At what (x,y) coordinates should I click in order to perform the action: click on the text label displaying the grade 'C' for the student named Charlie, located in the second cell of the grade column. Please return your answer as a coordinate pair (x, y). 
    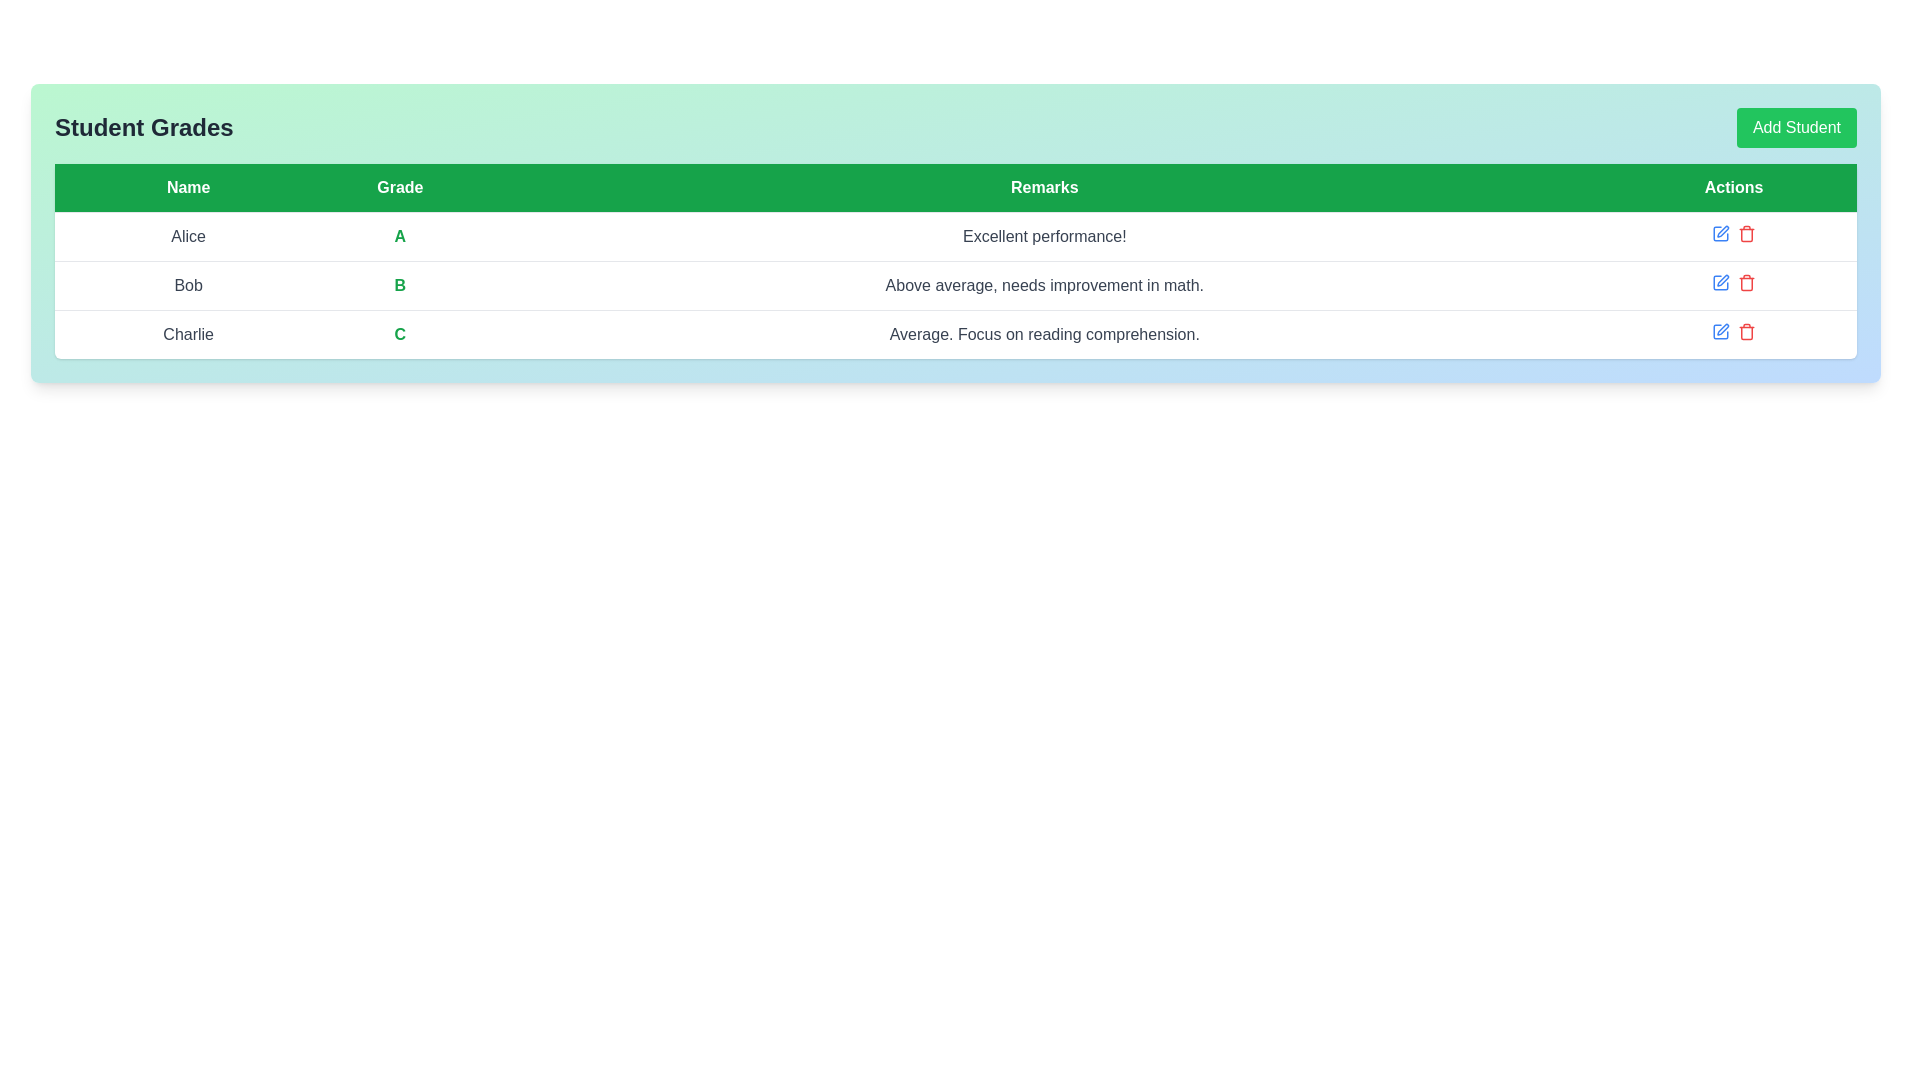
    Looking at the image, I should click on (400, 333).